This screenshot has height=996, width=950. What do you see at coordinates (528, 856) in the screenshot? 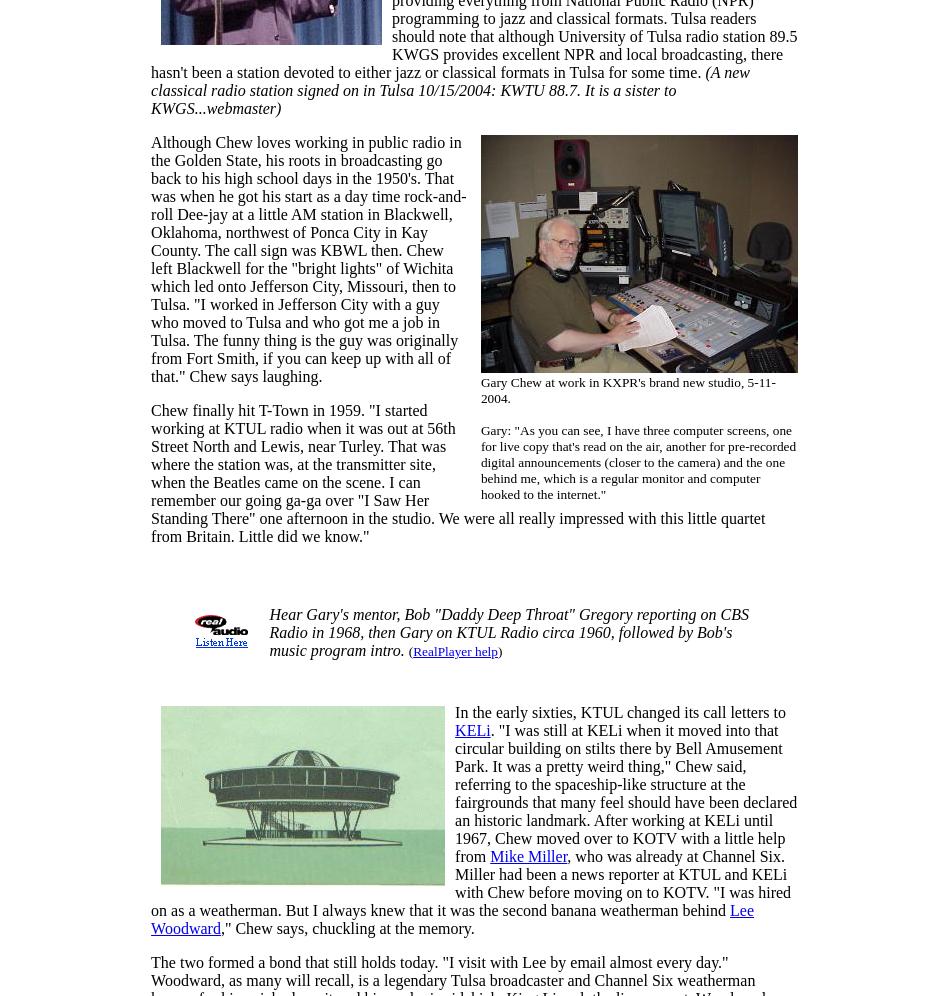
I see `'Mike
	Miller'` at bounding box center [528, 856].